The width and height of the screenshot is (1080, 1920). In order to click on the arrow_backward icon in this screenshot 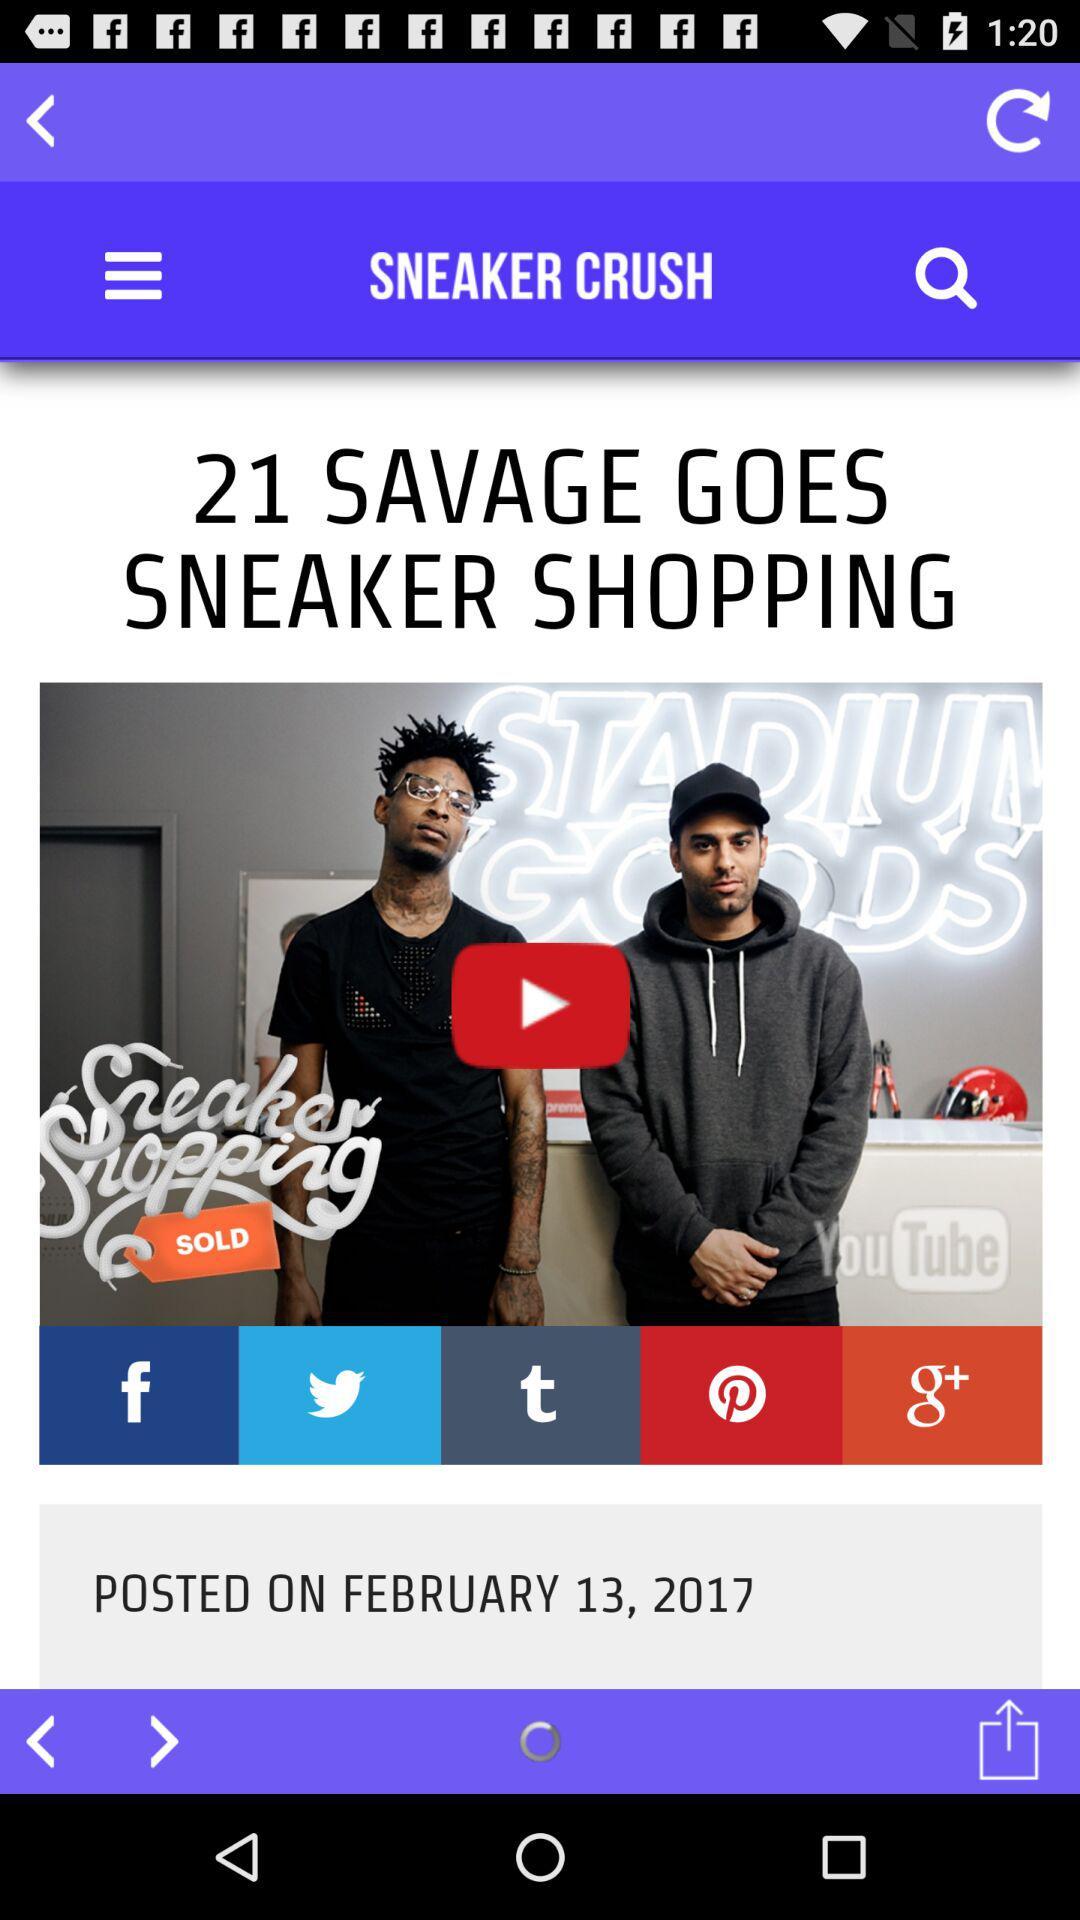, I will do `click(51, 1862)`.